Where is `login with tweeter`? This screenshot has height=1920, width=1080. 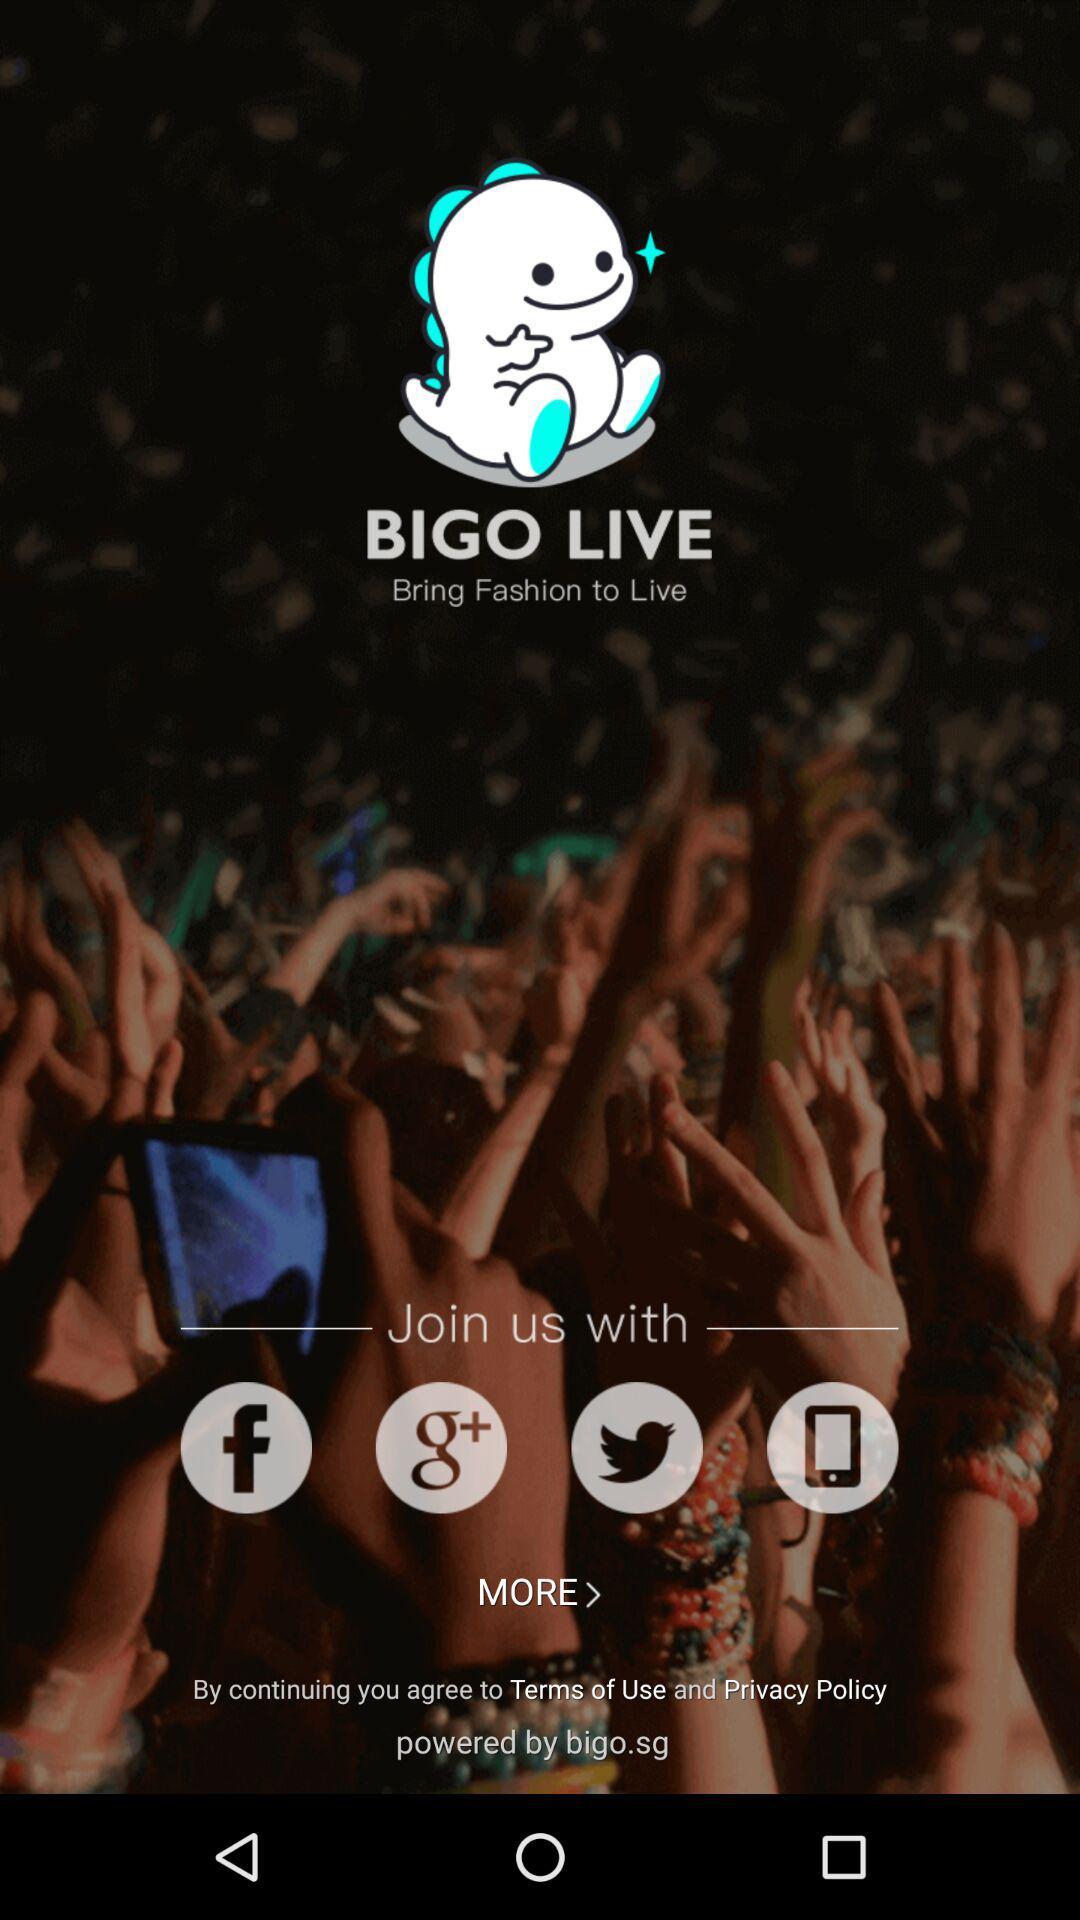 login with tweeter is located at coordinates (637, 1447).